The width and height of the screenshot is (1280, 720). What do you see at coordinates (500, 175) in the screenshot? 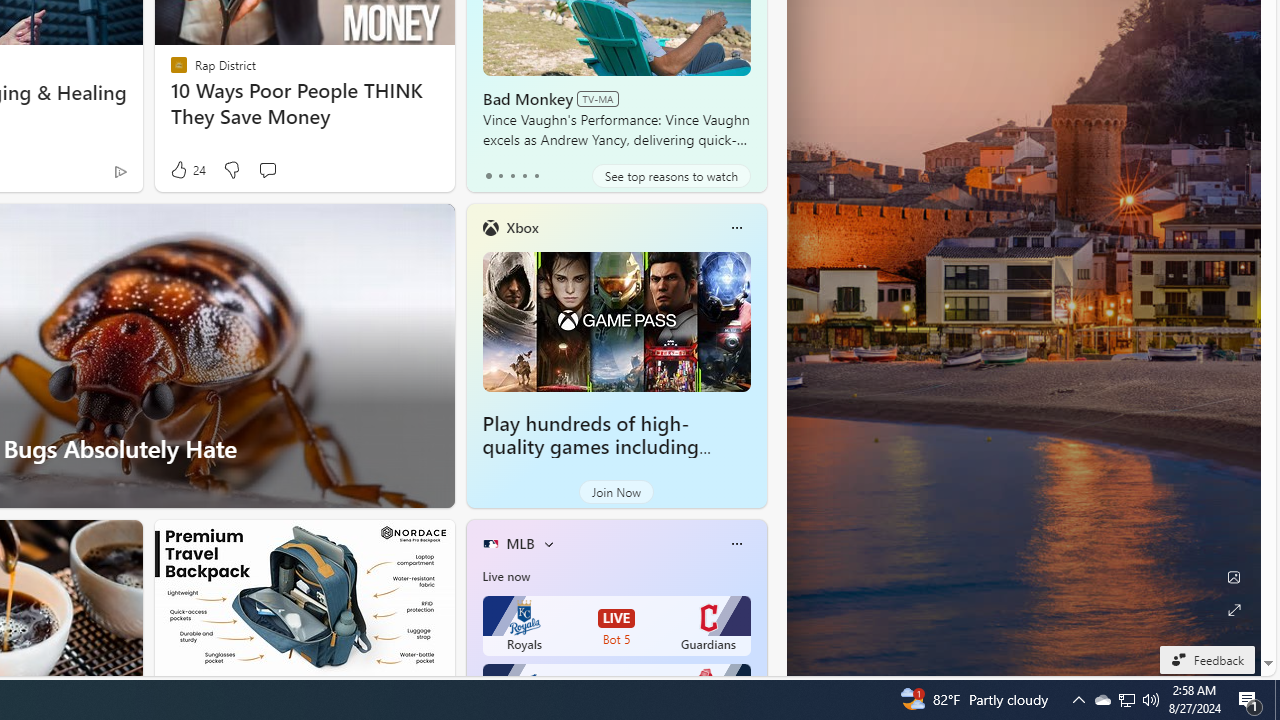
I see `'tab-1'` at bounding box center [500, 175].